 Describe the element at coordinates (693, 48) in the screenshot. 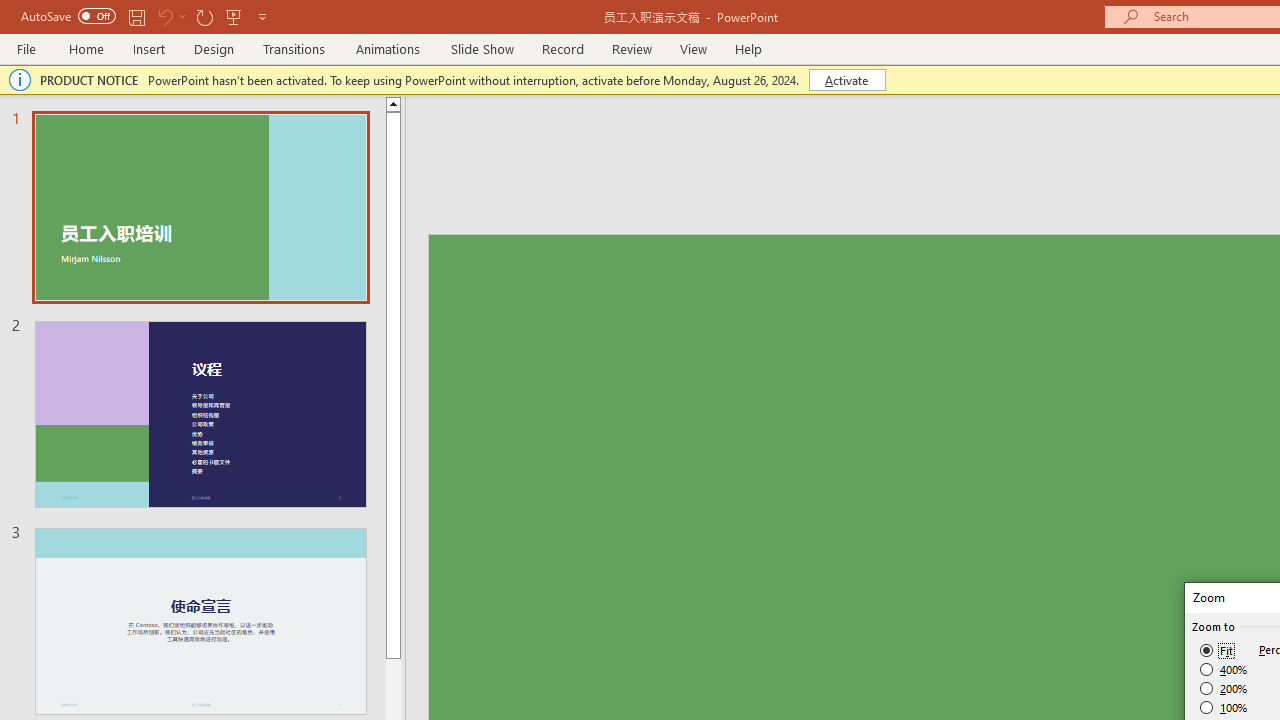

I see `'View'` at that location.